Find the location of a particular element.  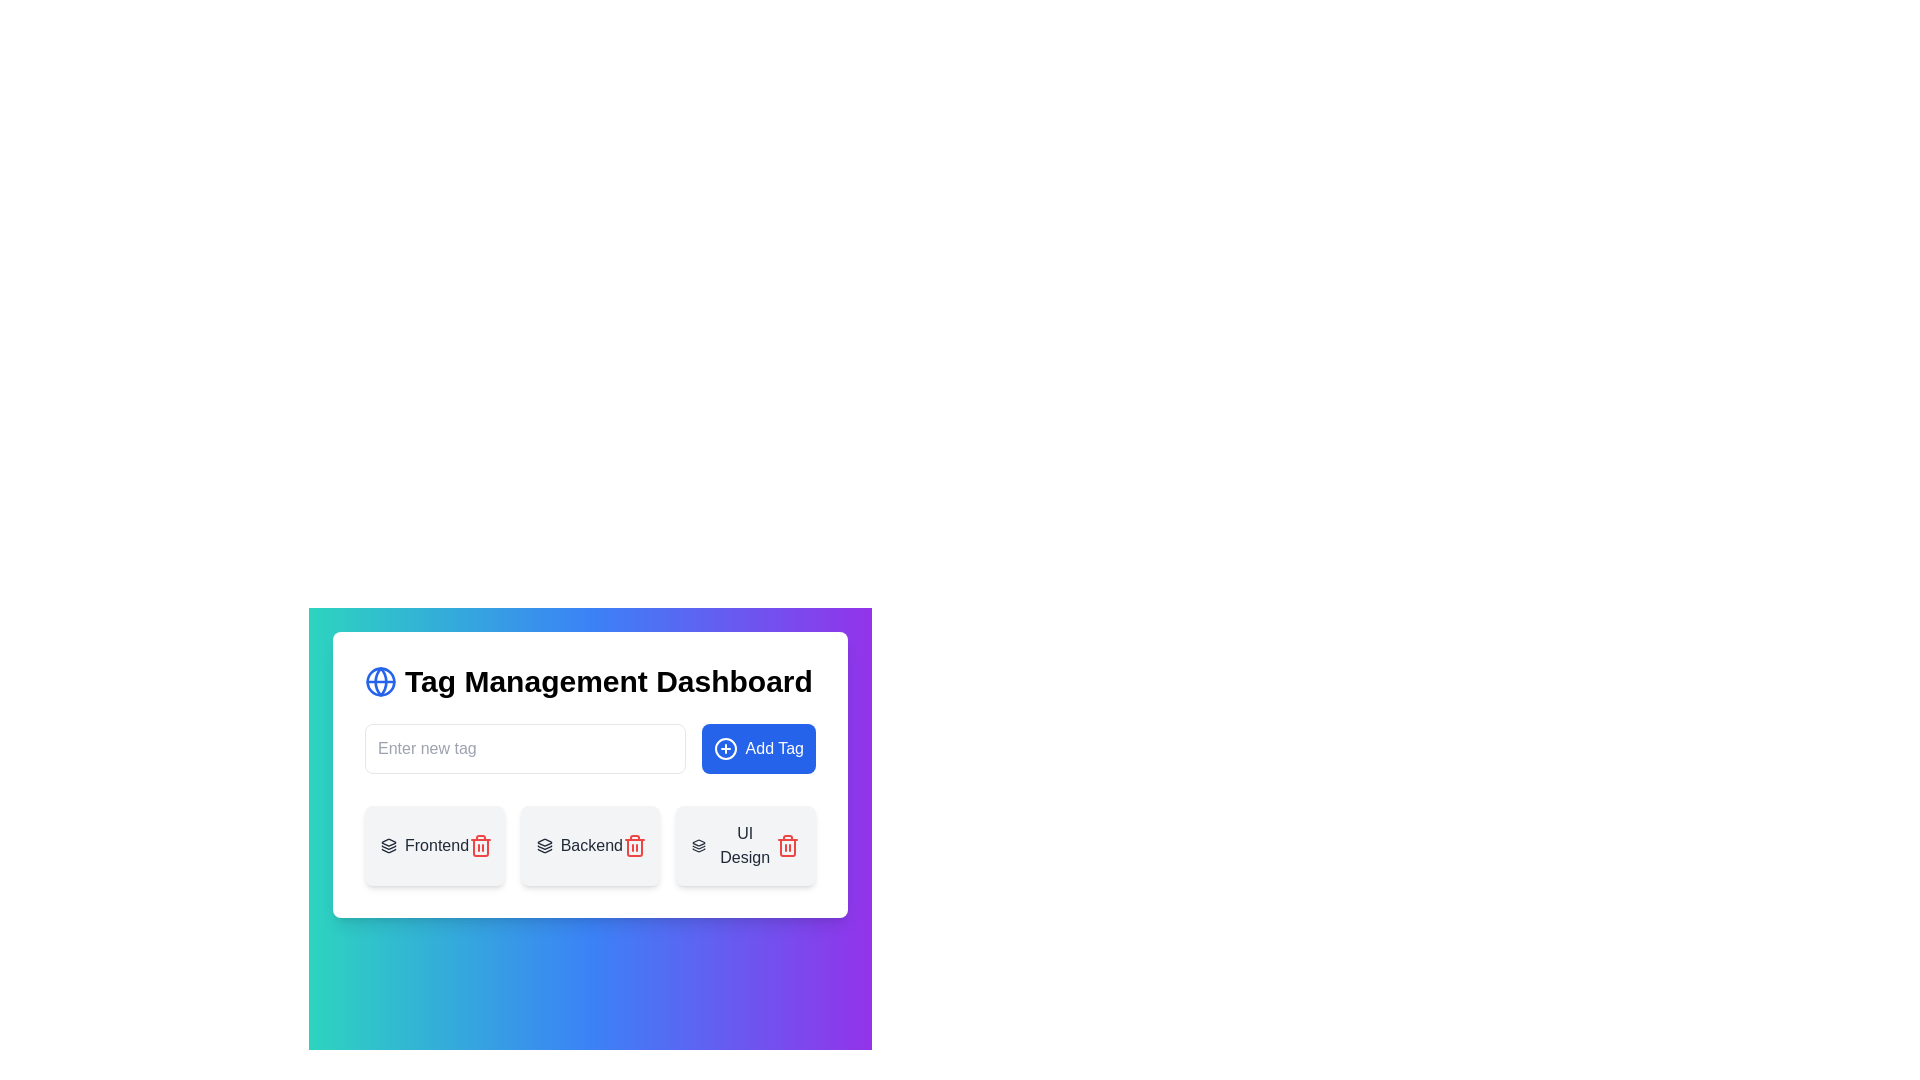

the delete button located at the bottom-right section of the 'UI Design' card is located at coordinates (786, 845).